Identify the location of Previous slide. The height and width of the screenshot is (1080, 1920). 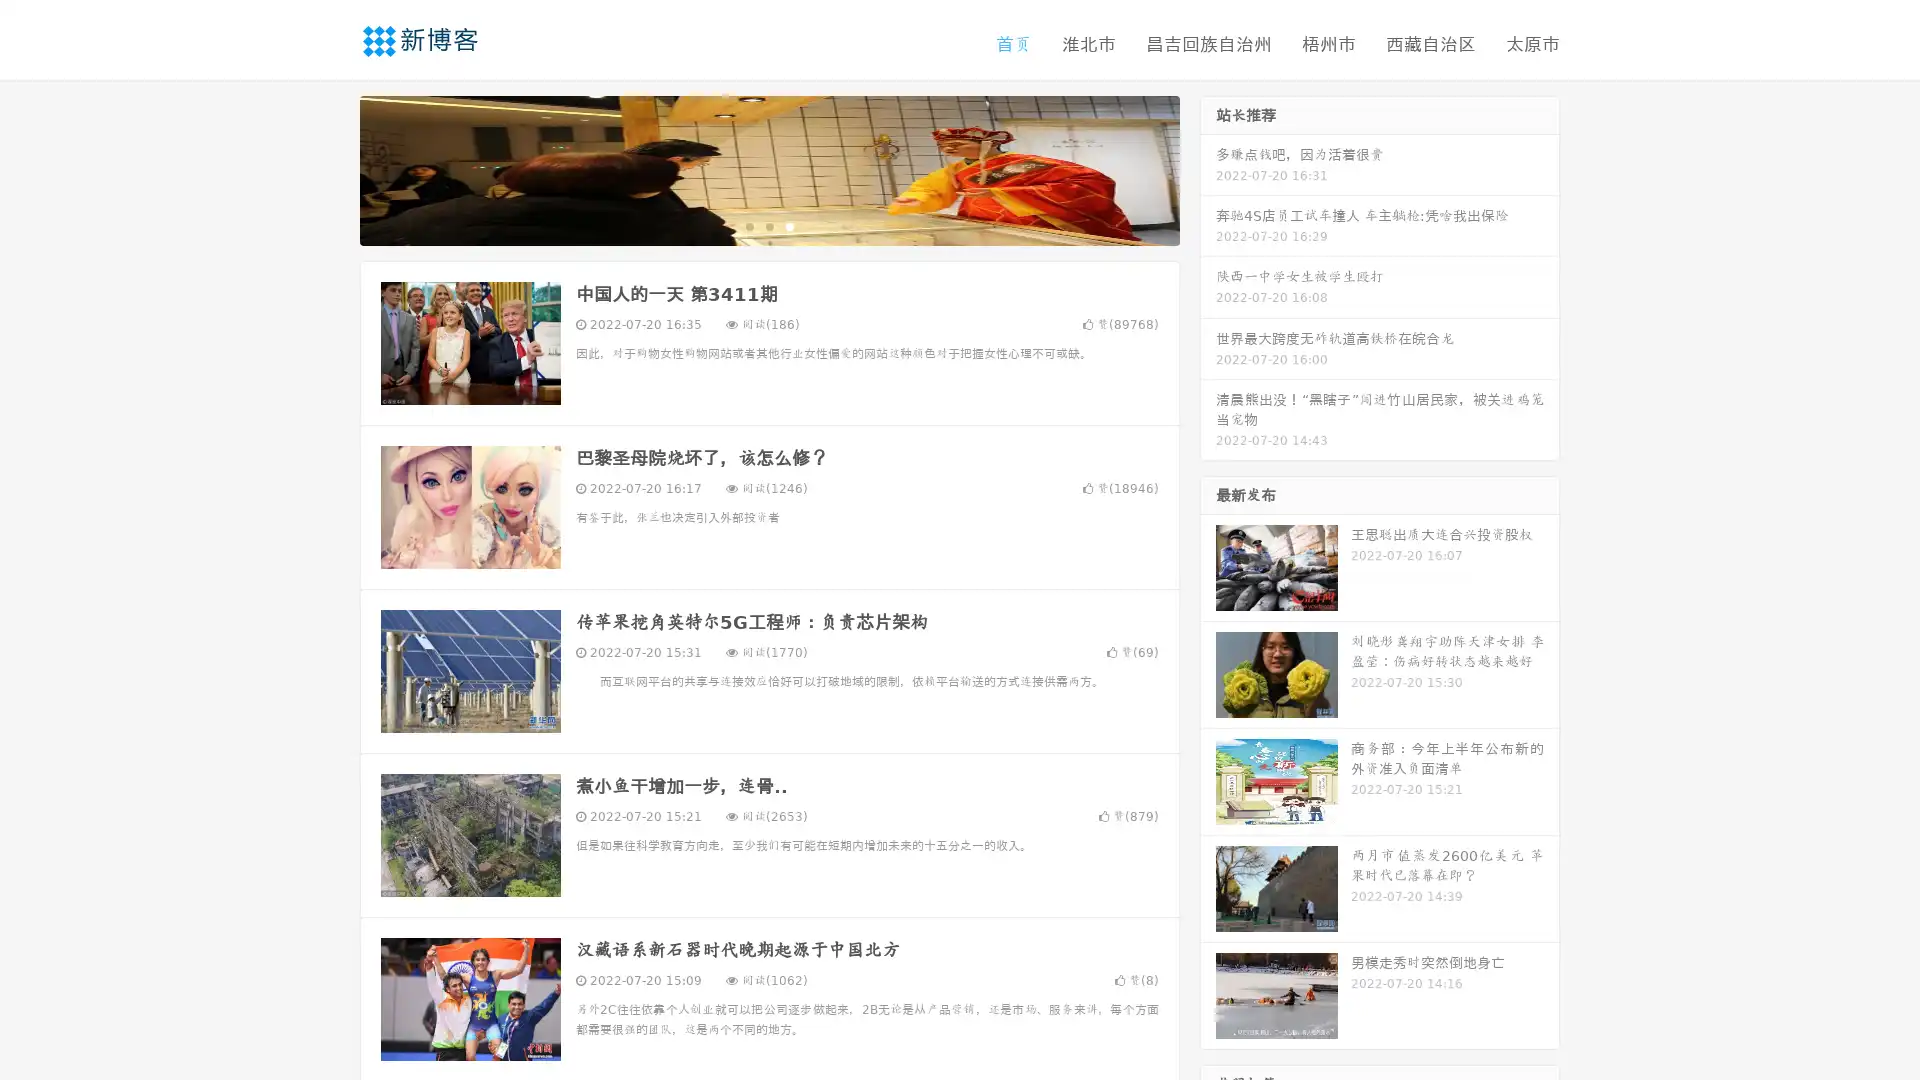
(330, 168).